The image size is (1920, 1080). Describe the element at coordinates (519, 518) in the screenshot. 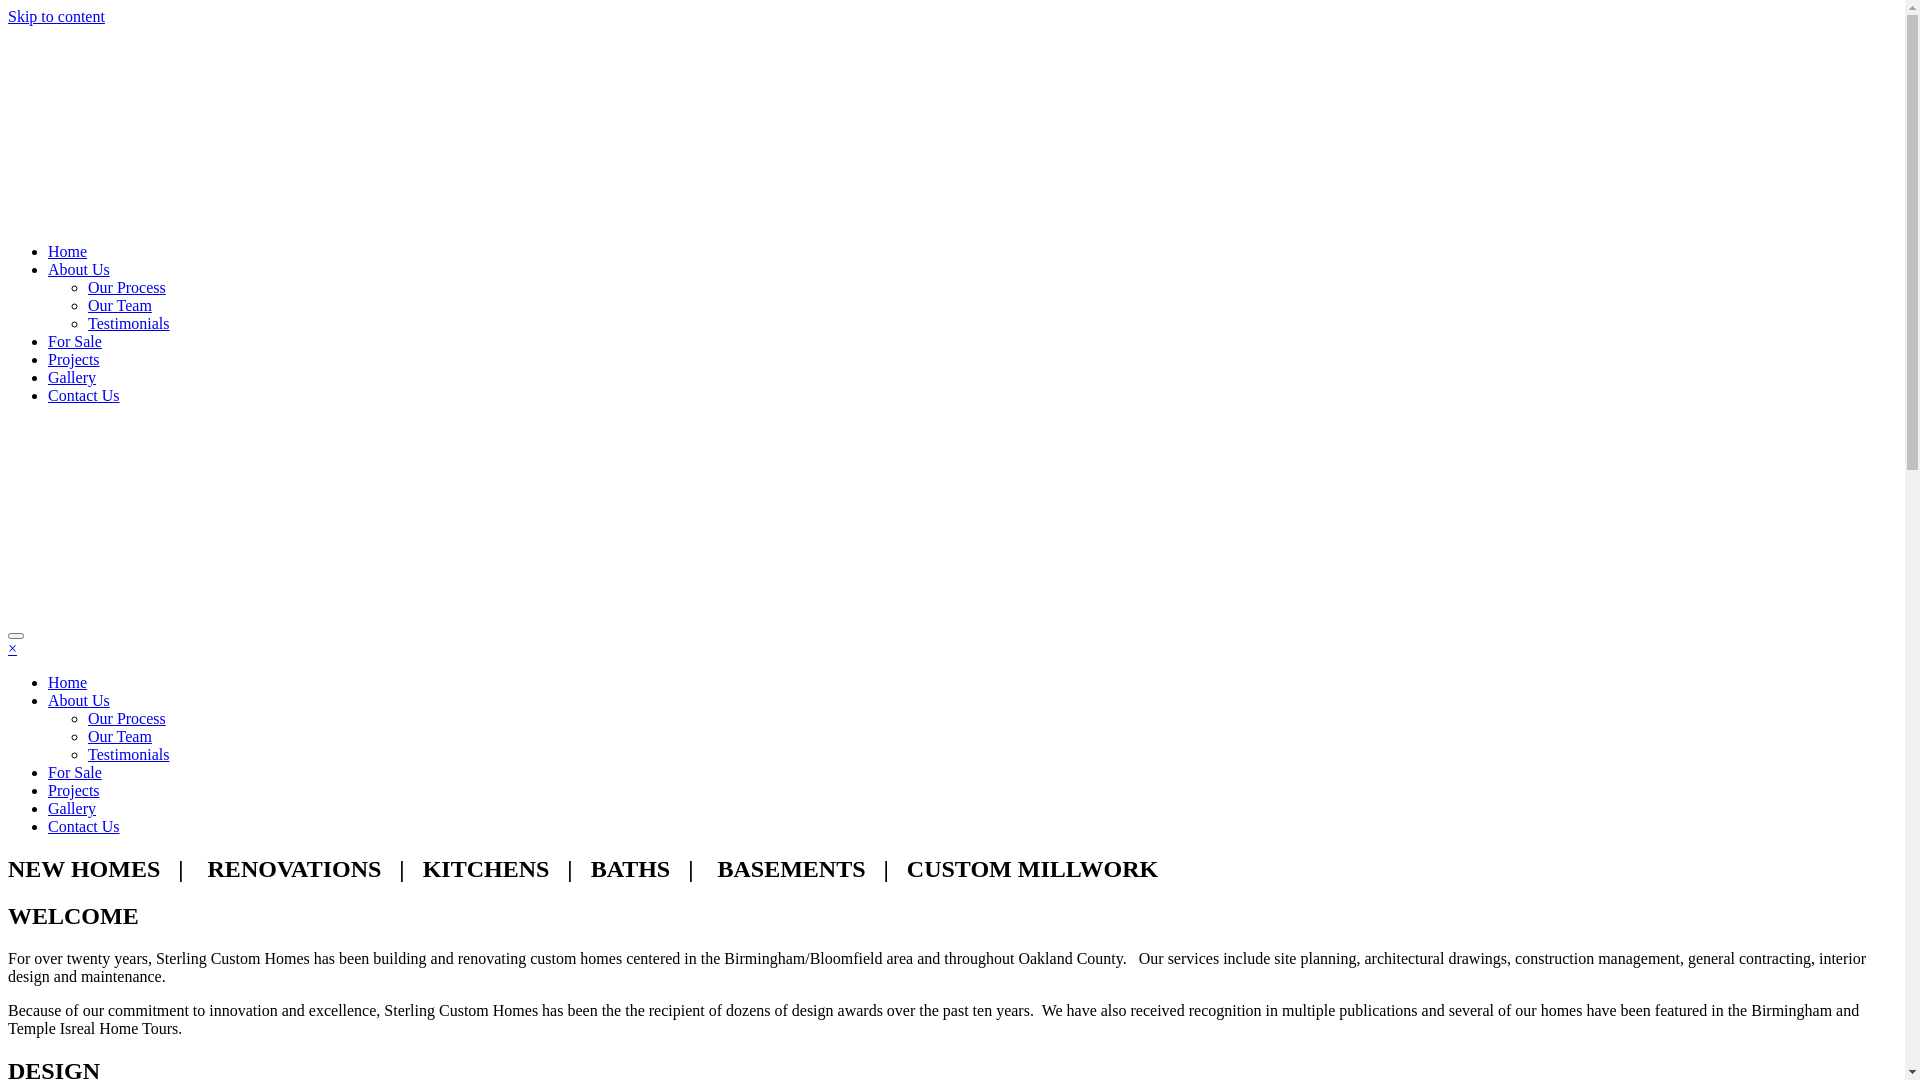

I see `'Logo-for-Embroidery-nobg'` at that location.